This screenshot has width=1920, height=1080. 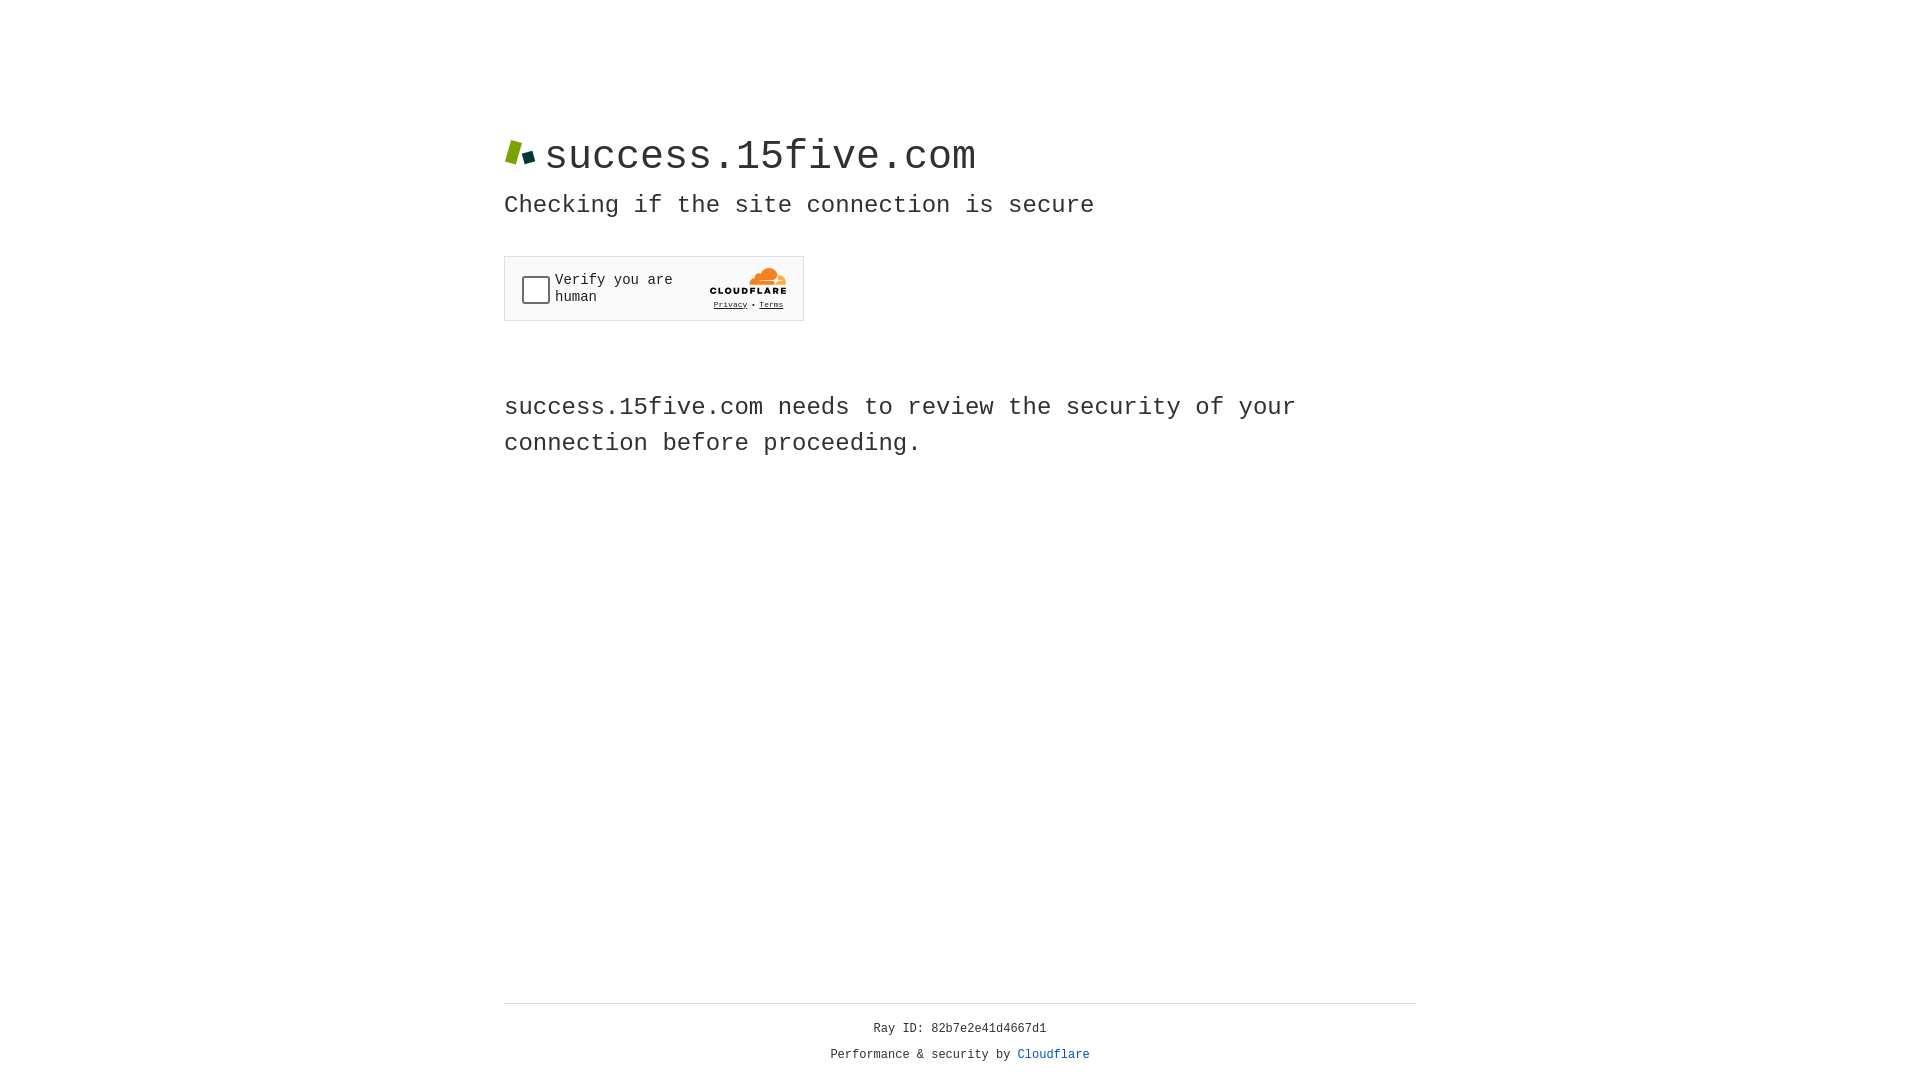 I want to click on 'Widget containing a Cloudflare security challenge', so click(x=653, y=288).